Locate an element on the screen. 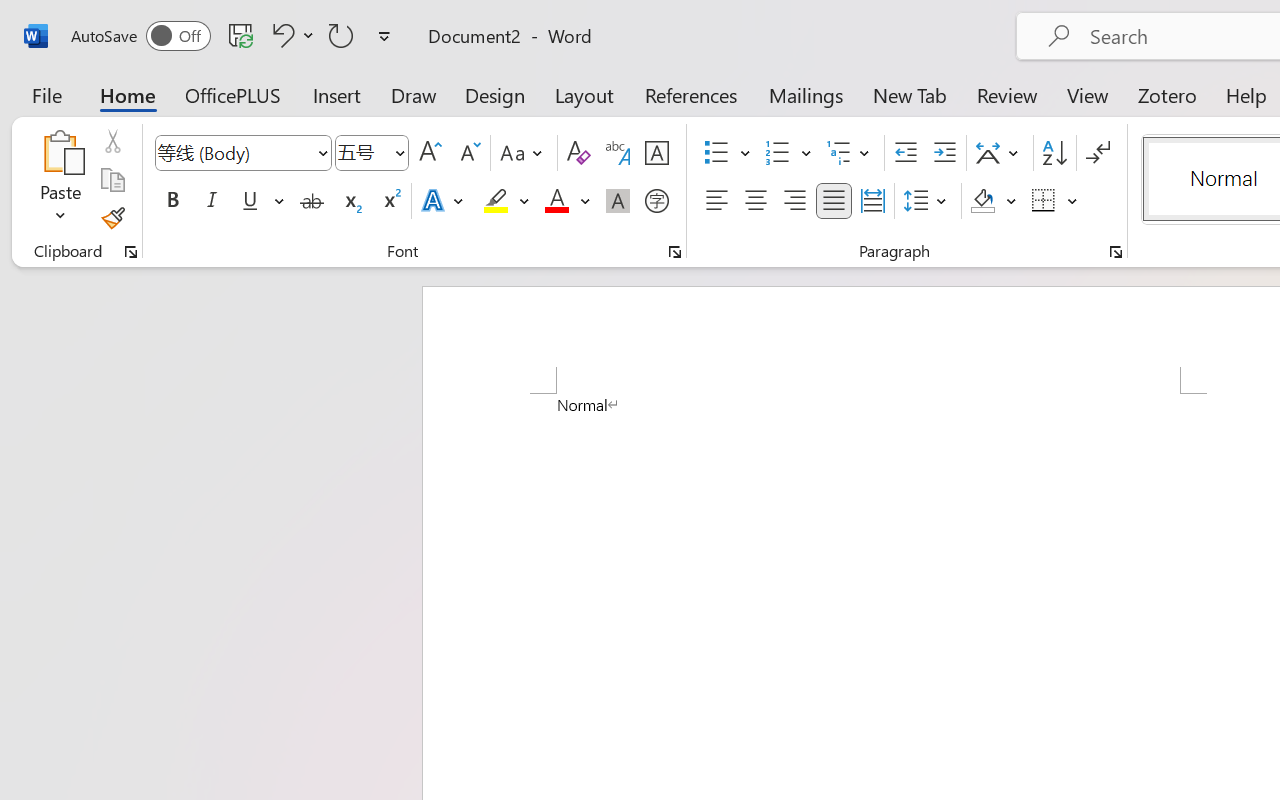 The width and height of the screenshot is (1280, 800). 'Borders' is located at coordinates (1043, 201).